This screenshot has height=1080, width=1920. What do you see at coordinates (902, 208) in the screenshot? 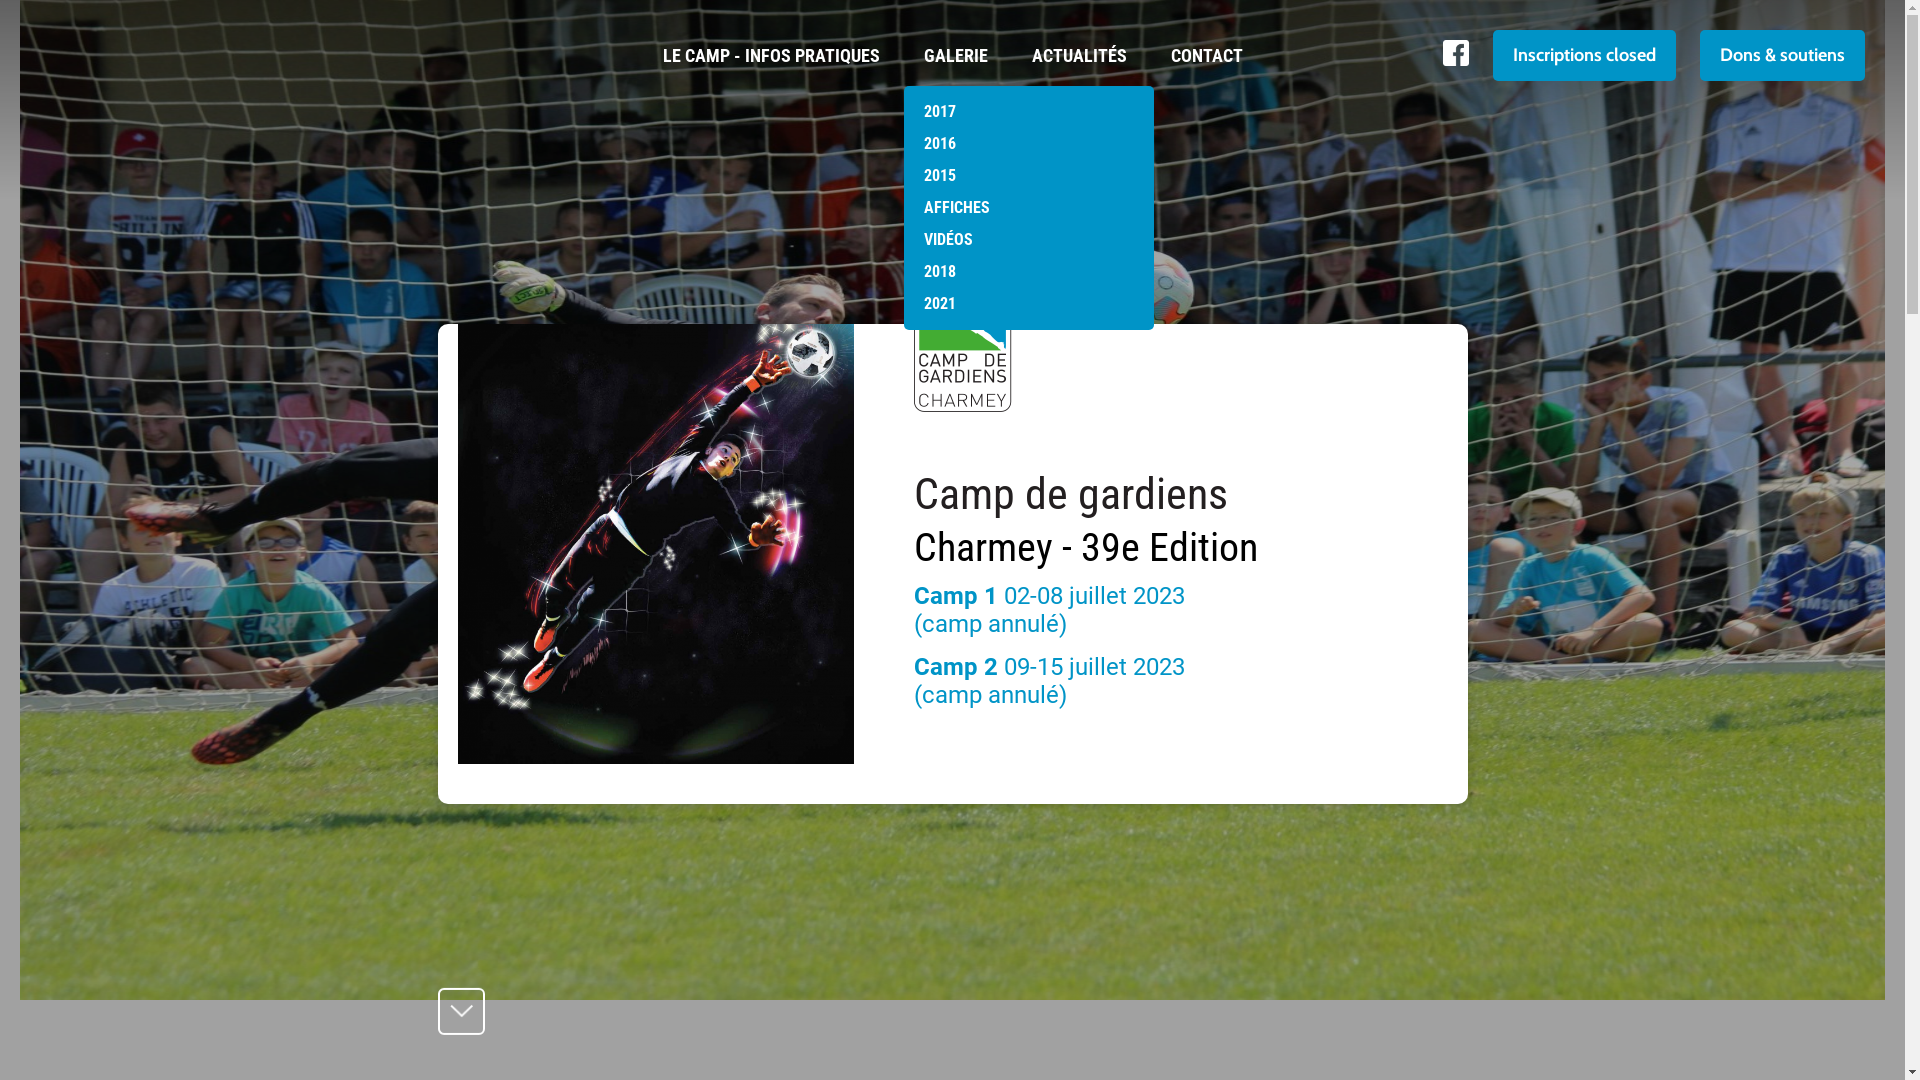
I see `'AFFICHES'` at bounding box center [902, 208].